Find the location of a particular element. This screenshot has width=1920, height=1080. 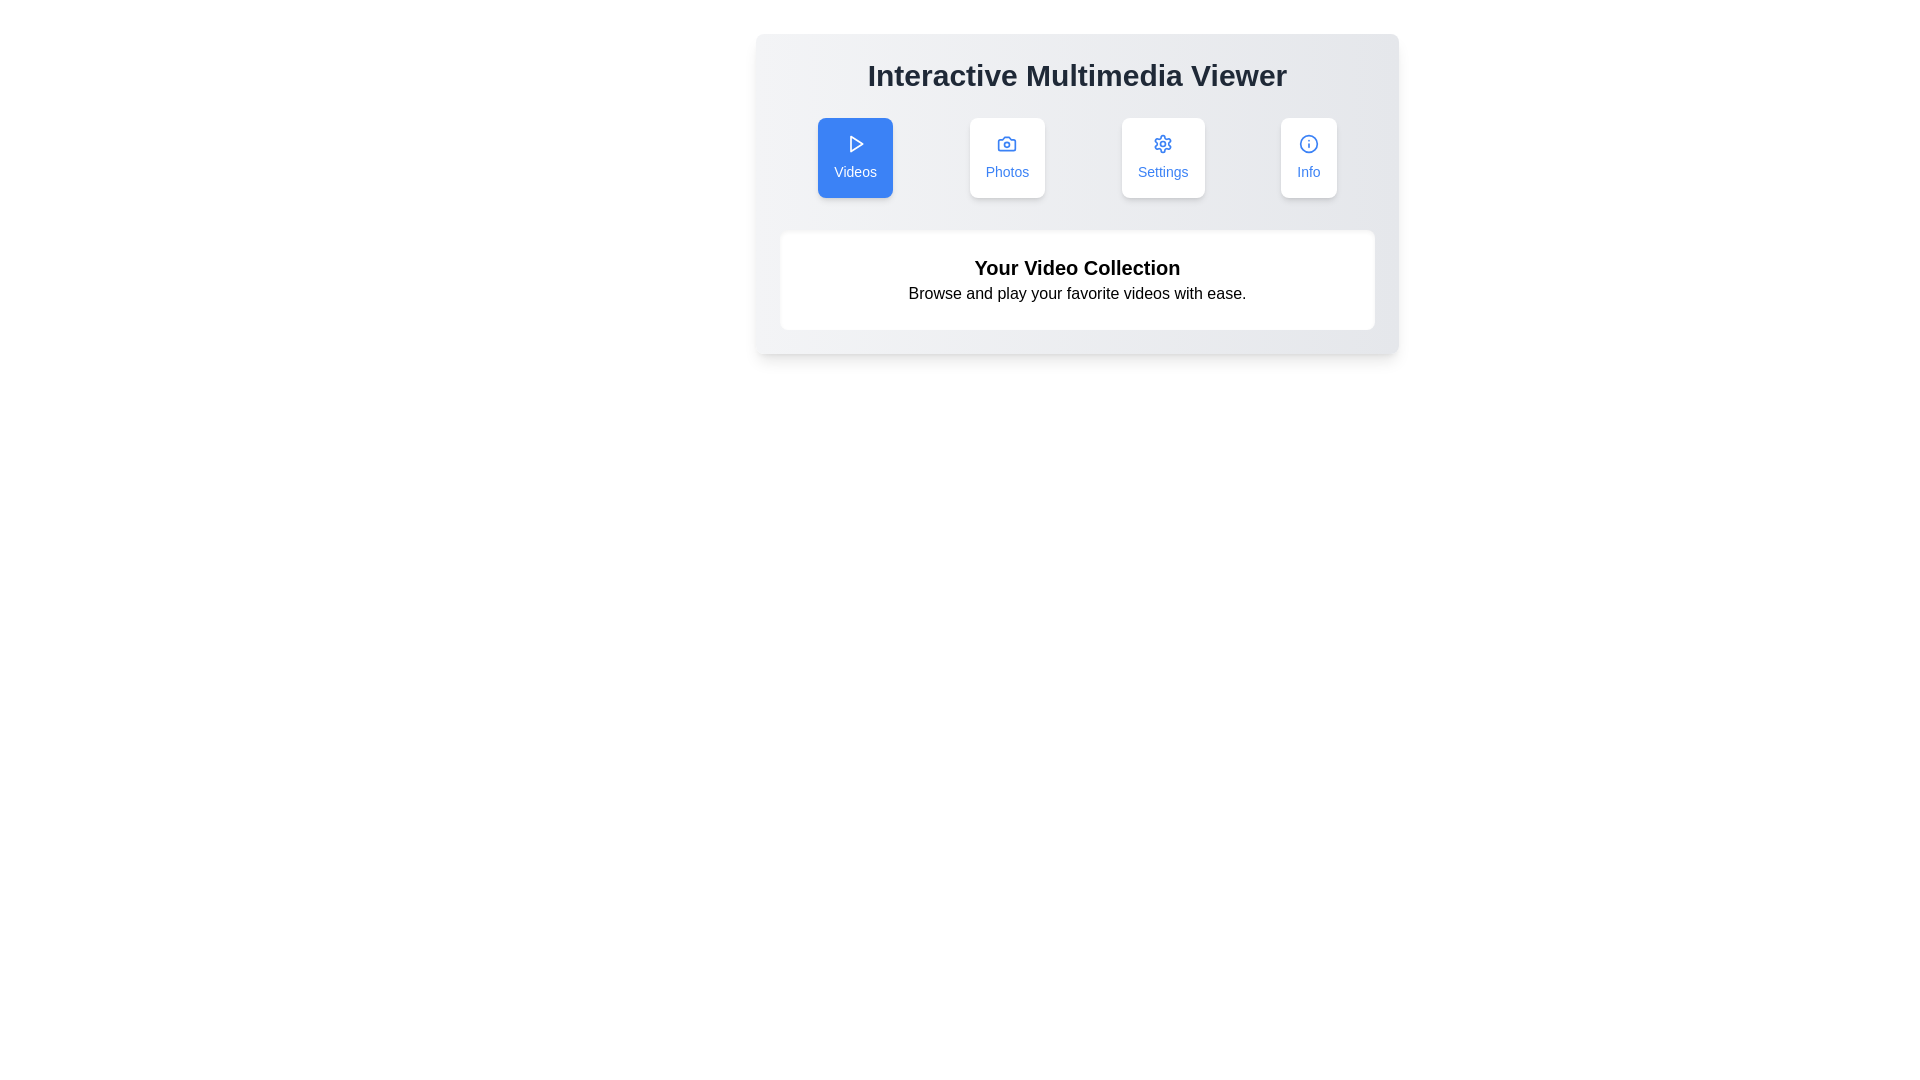

the first button in a row of four buttons that serves as a link to navigate to video-related actions, located at the far left of the row is located at coordinates (855, 157).